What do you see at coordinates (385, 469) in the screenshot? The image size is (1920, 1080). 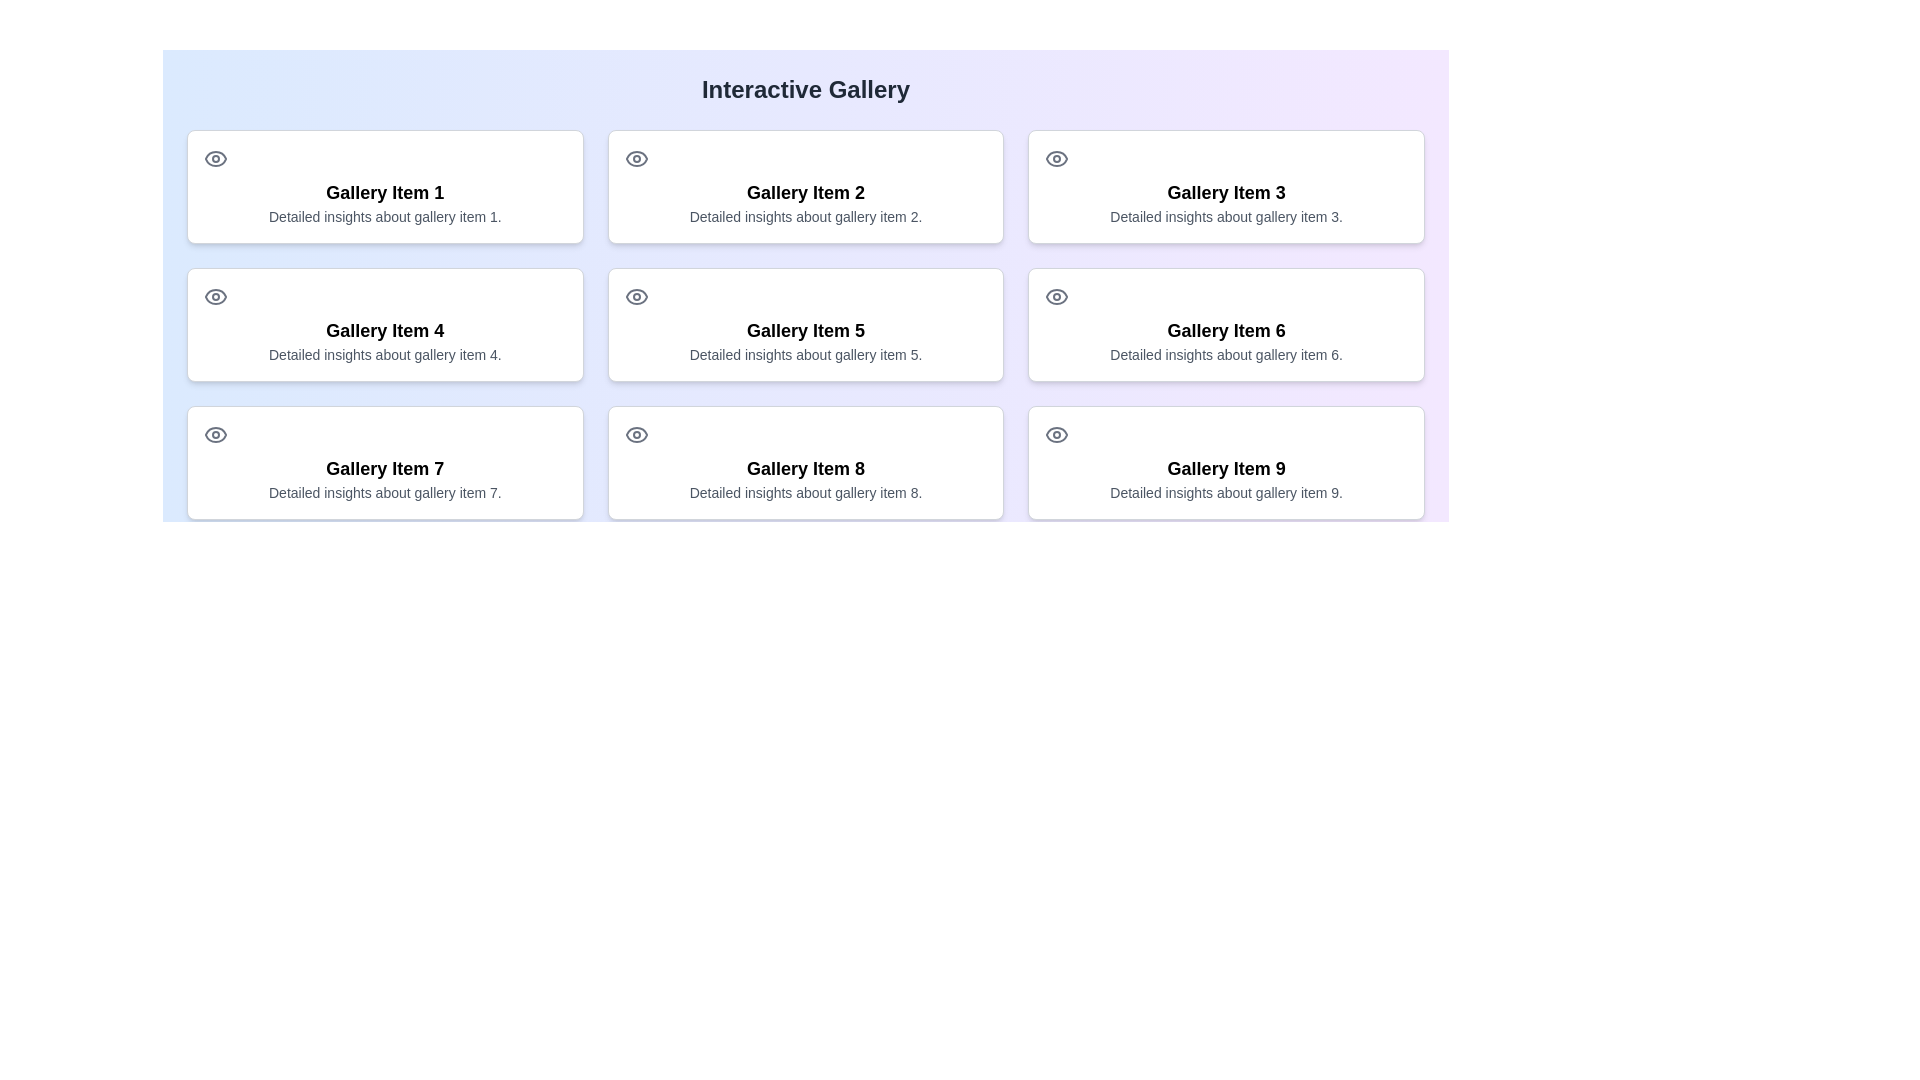 I see `the Text Label displaying the title or identifier of the gallery item located in the lower portion of the card labeled 'Gallery Item 7', which is the first card in the third row of a three-by-three grid layout` at bounding box center [385, 469].